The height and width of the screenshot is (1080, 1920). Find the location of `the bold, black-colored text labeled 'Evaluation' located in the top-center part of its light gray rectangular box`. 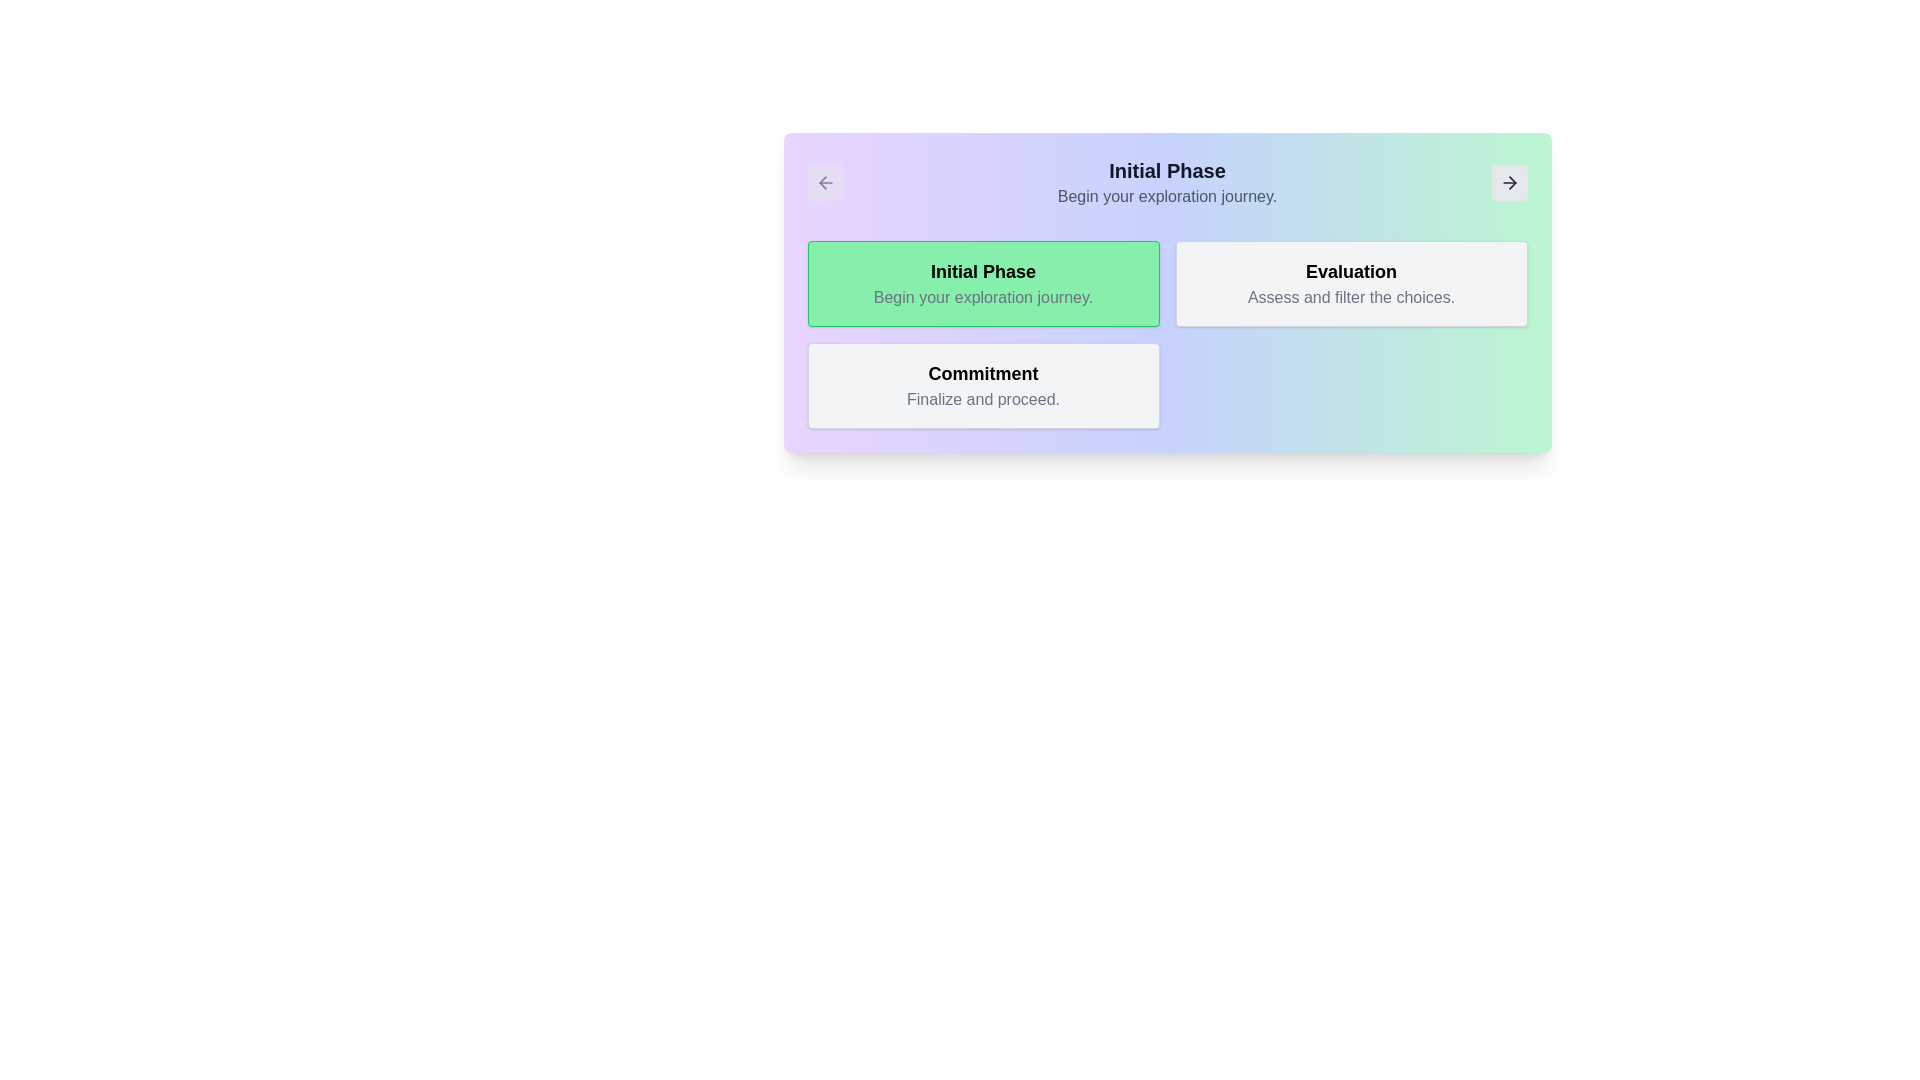

the bold, black-colored text labeled 'Evaluation' located in the top-center part of its light gray rectangular box is located at coordinates (1351, 272).